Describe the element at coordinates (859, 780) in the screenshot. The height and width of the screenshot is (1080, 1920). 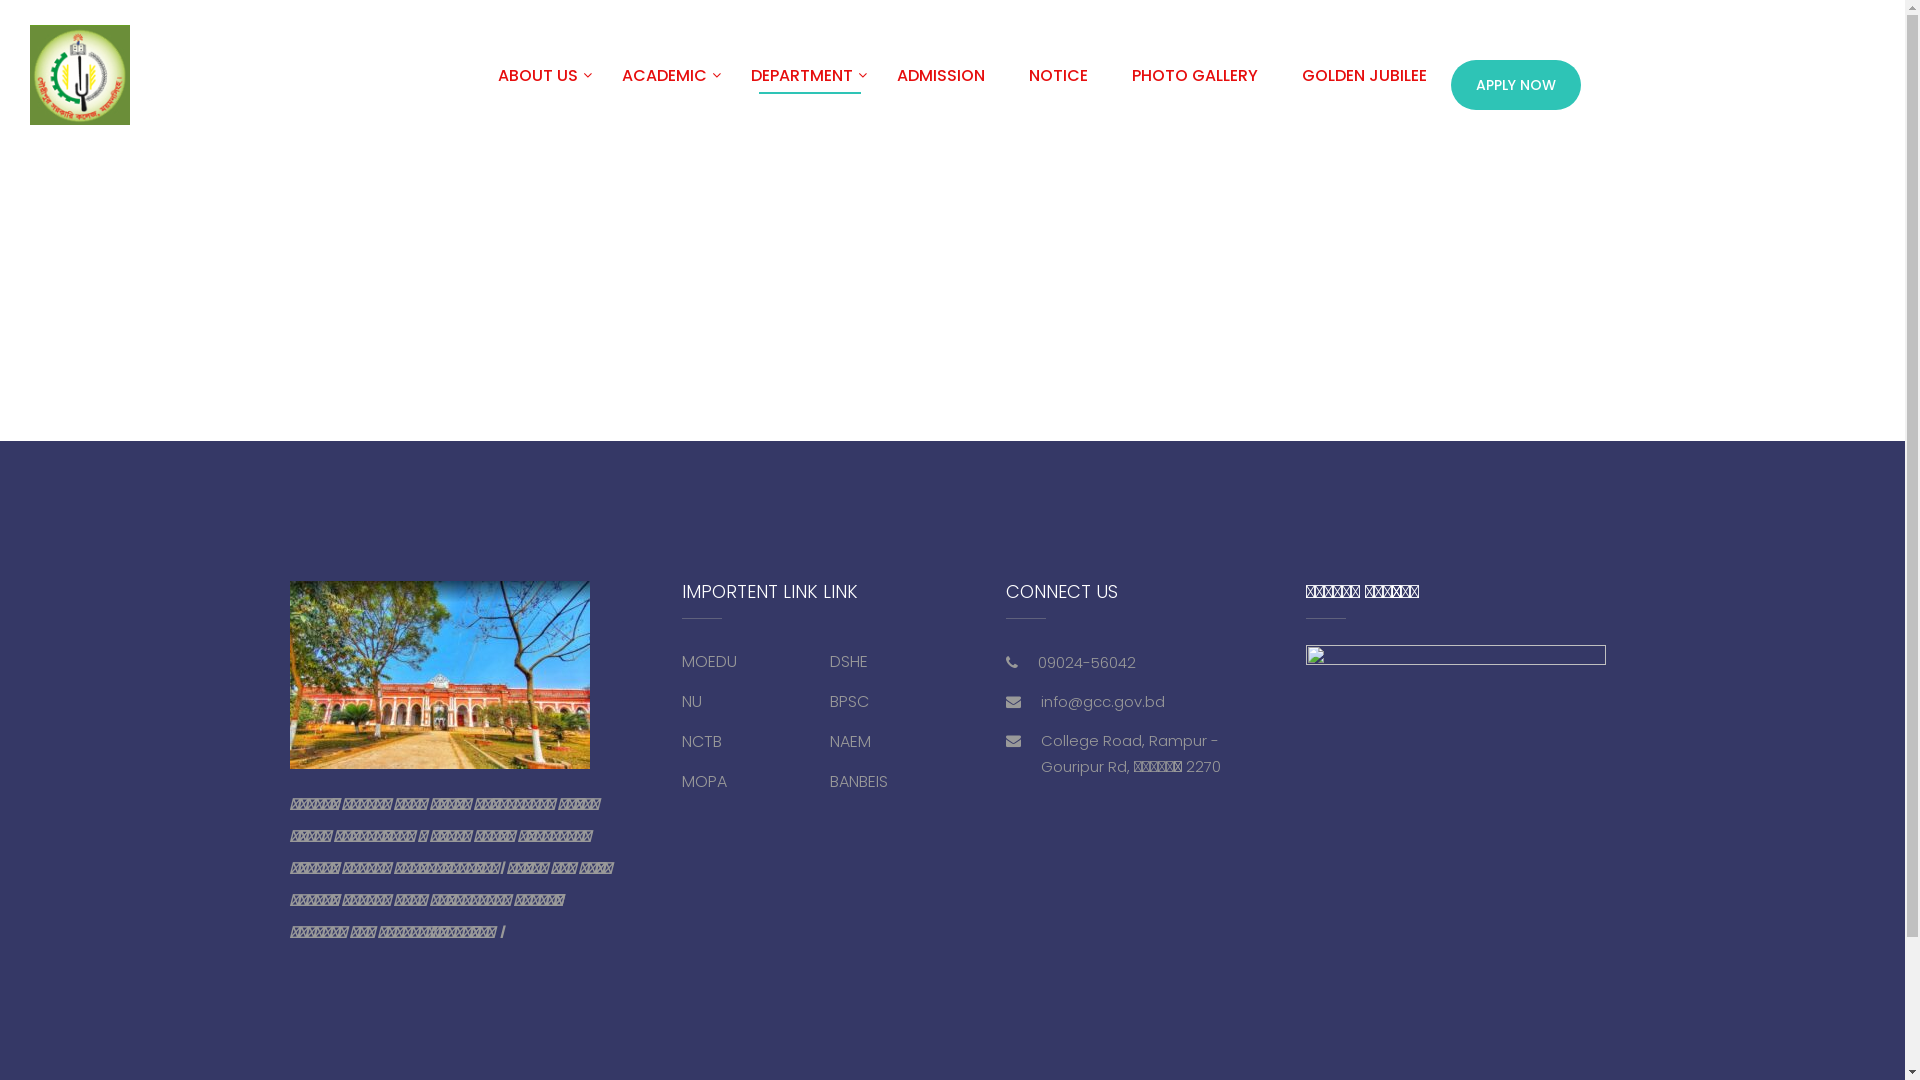
I see `'BANBEIS'` at that location.